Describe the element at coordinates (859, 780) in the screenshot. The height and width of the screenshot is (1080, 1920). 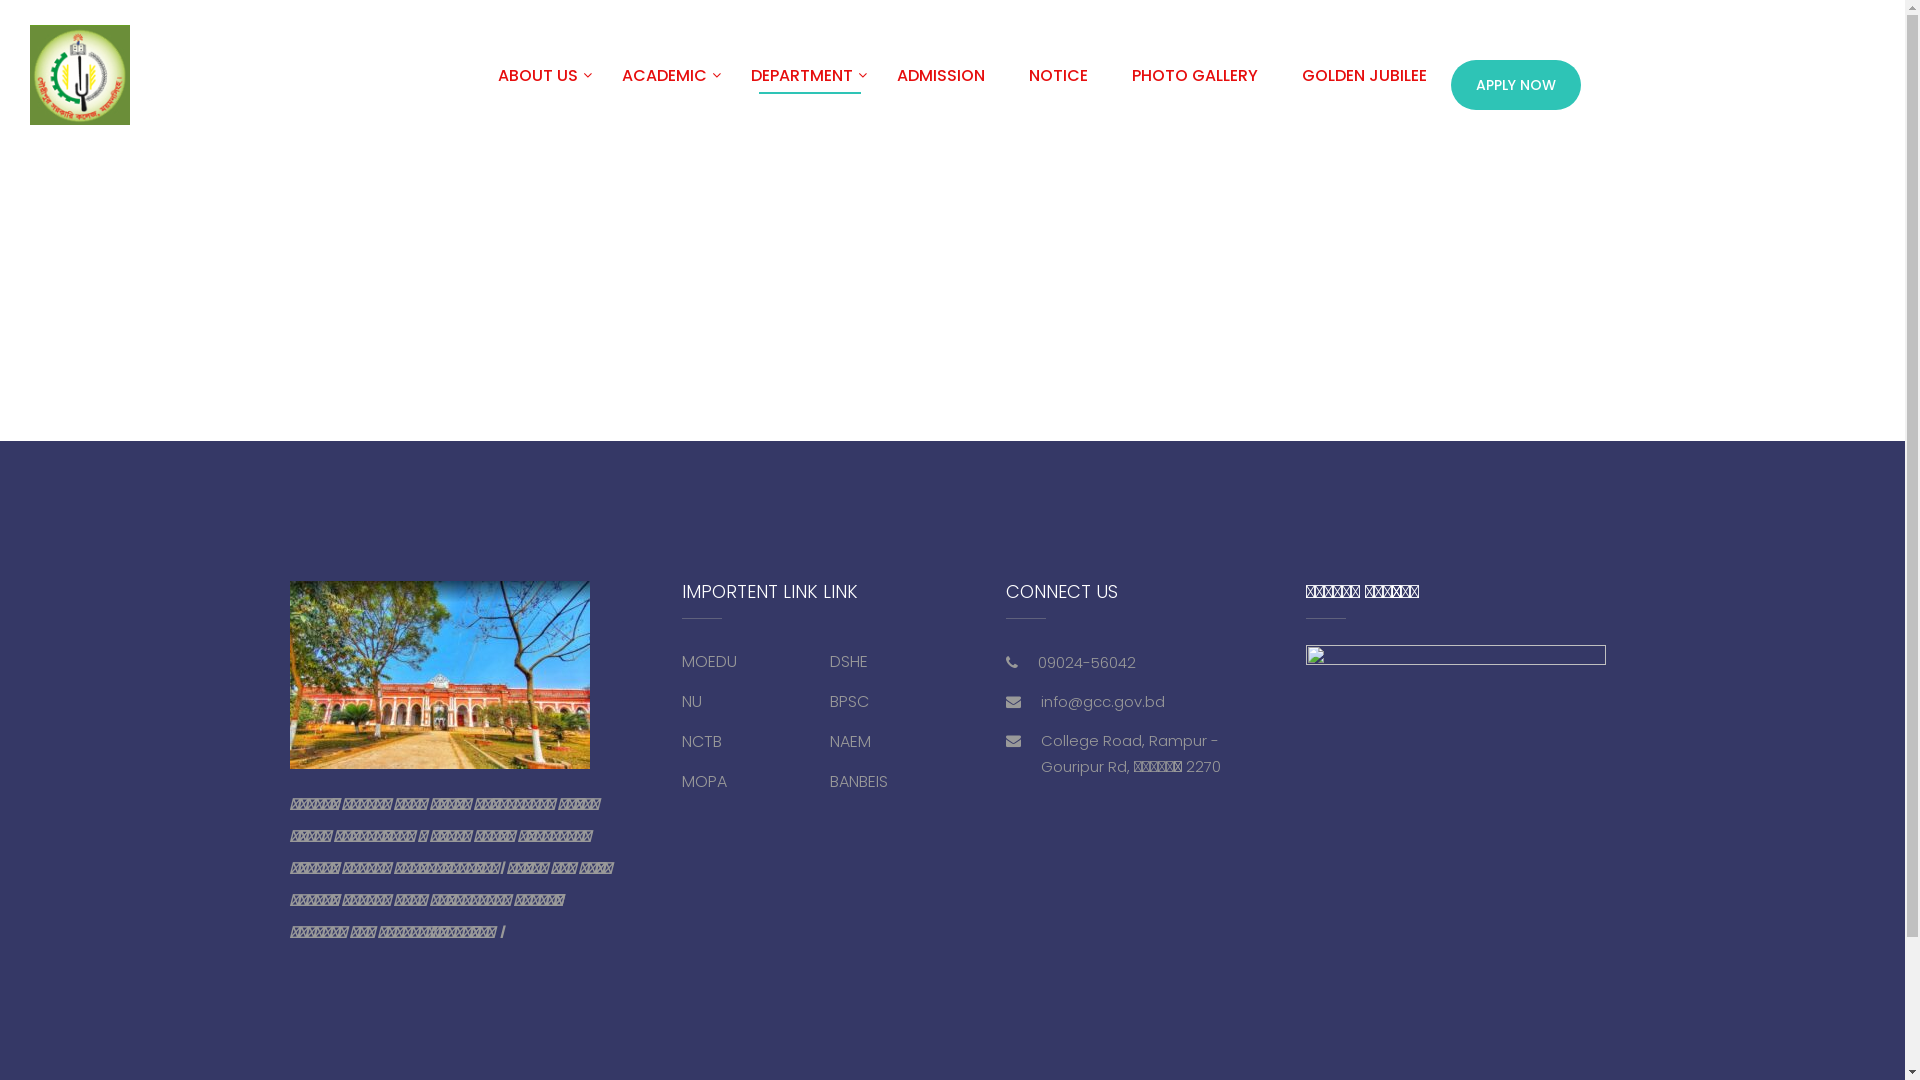
I see `'BANBEIS'` at that location.